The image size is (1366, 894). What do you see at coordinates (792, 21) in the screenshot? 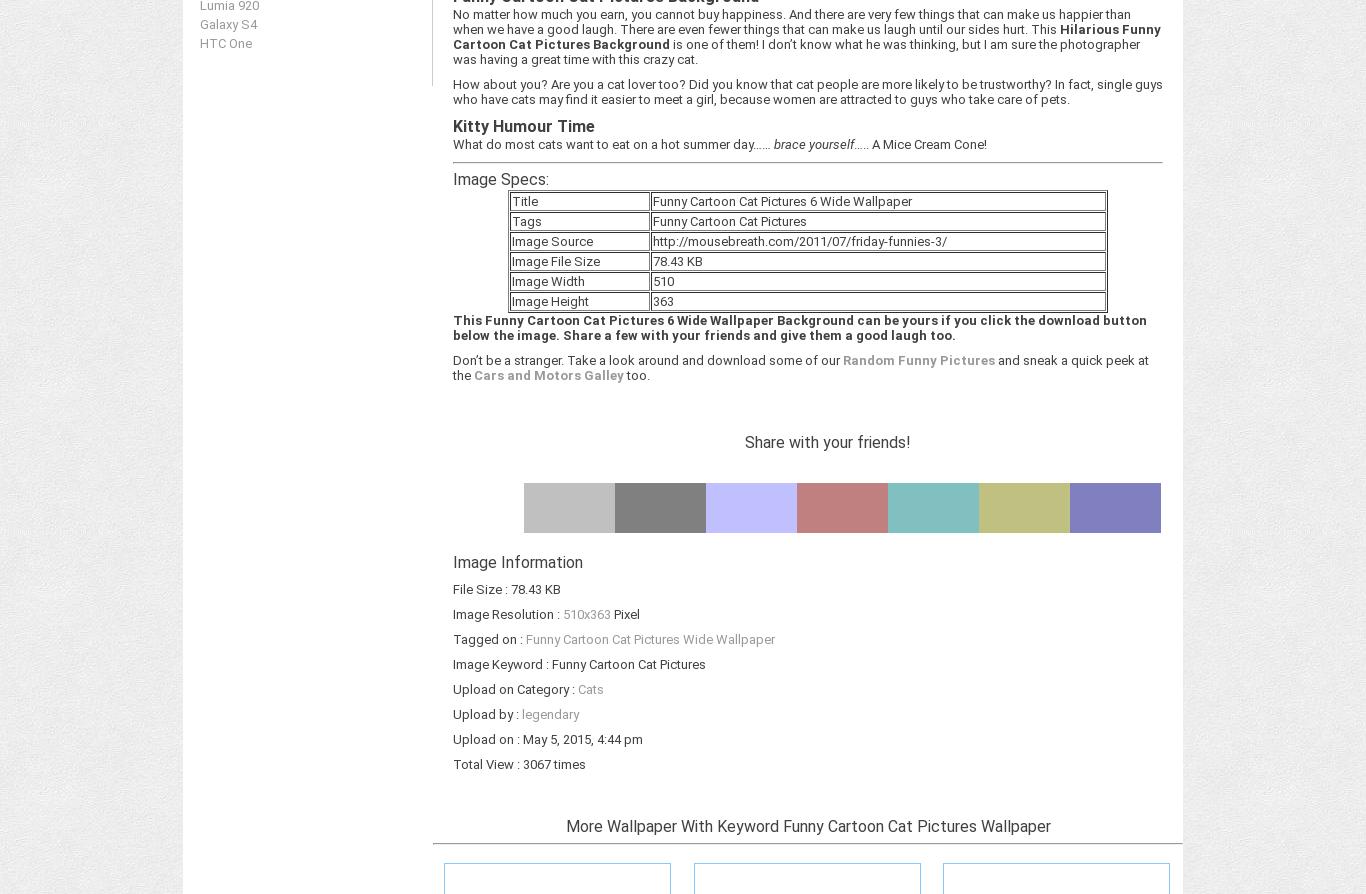
I see `'No matter how much you earn, you cannot buy happiness. And there are very few things that can make us happier than when we have a good laugh. There are even fewer things that can make us laugh until our sides hurt. This'` at bounding box center [792, 21].